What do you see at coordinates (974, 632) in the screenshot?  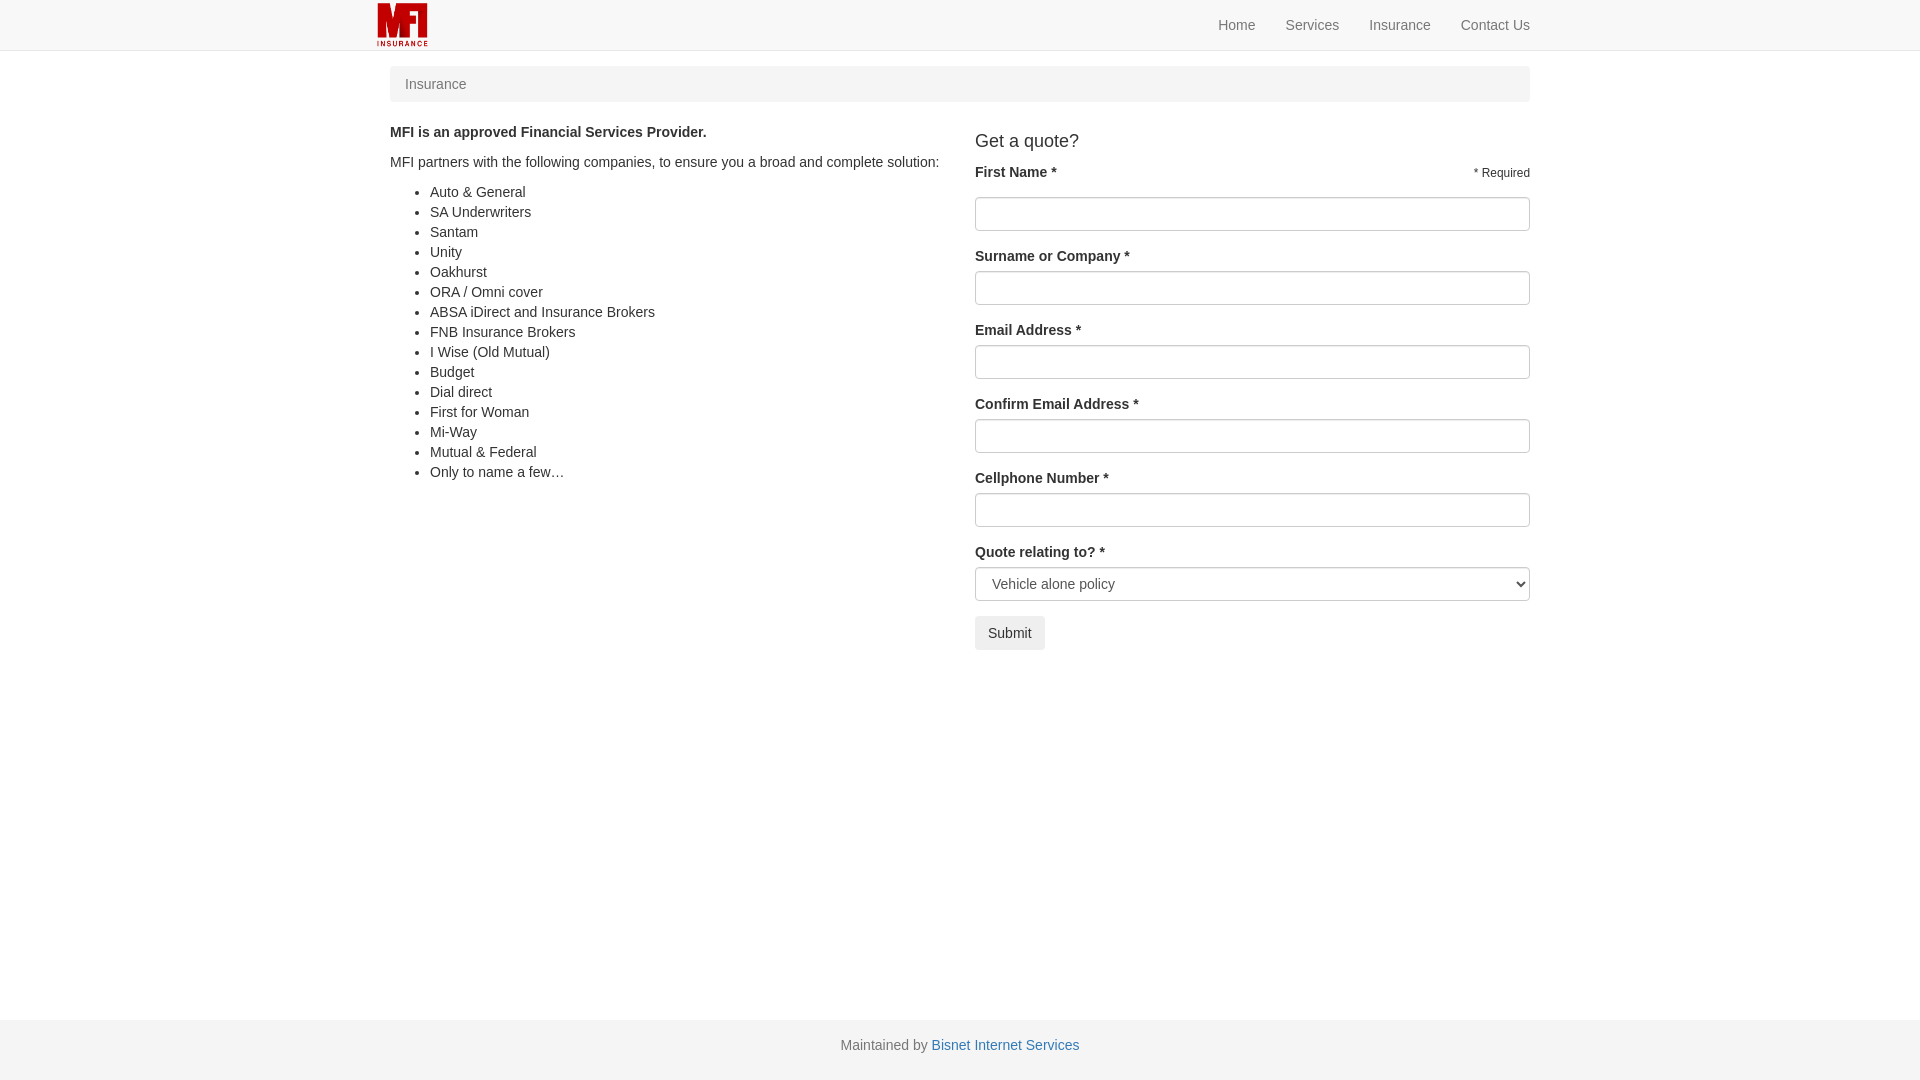 I see `'Submit'` at bounding box center [974, 632].